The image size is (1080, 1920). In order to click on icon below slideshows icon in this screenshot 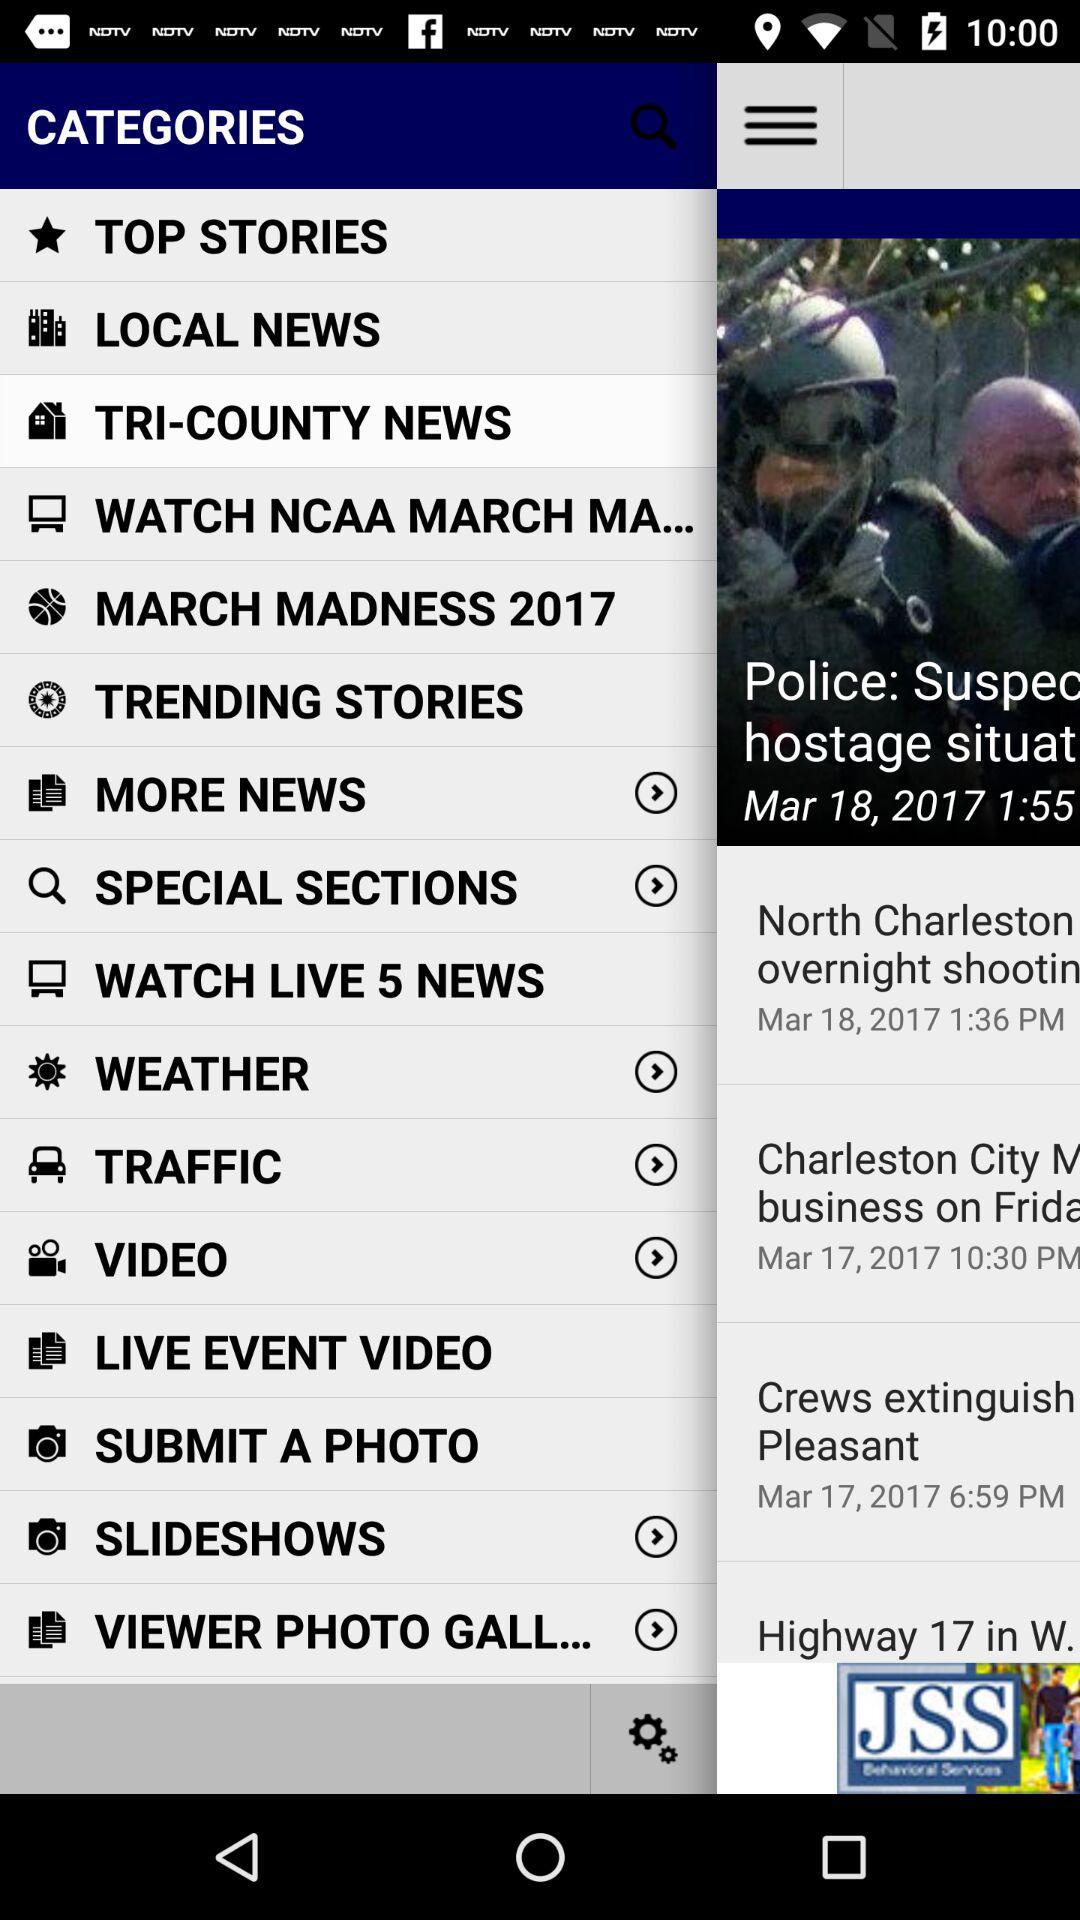, I will do `click(350, 1630)`.